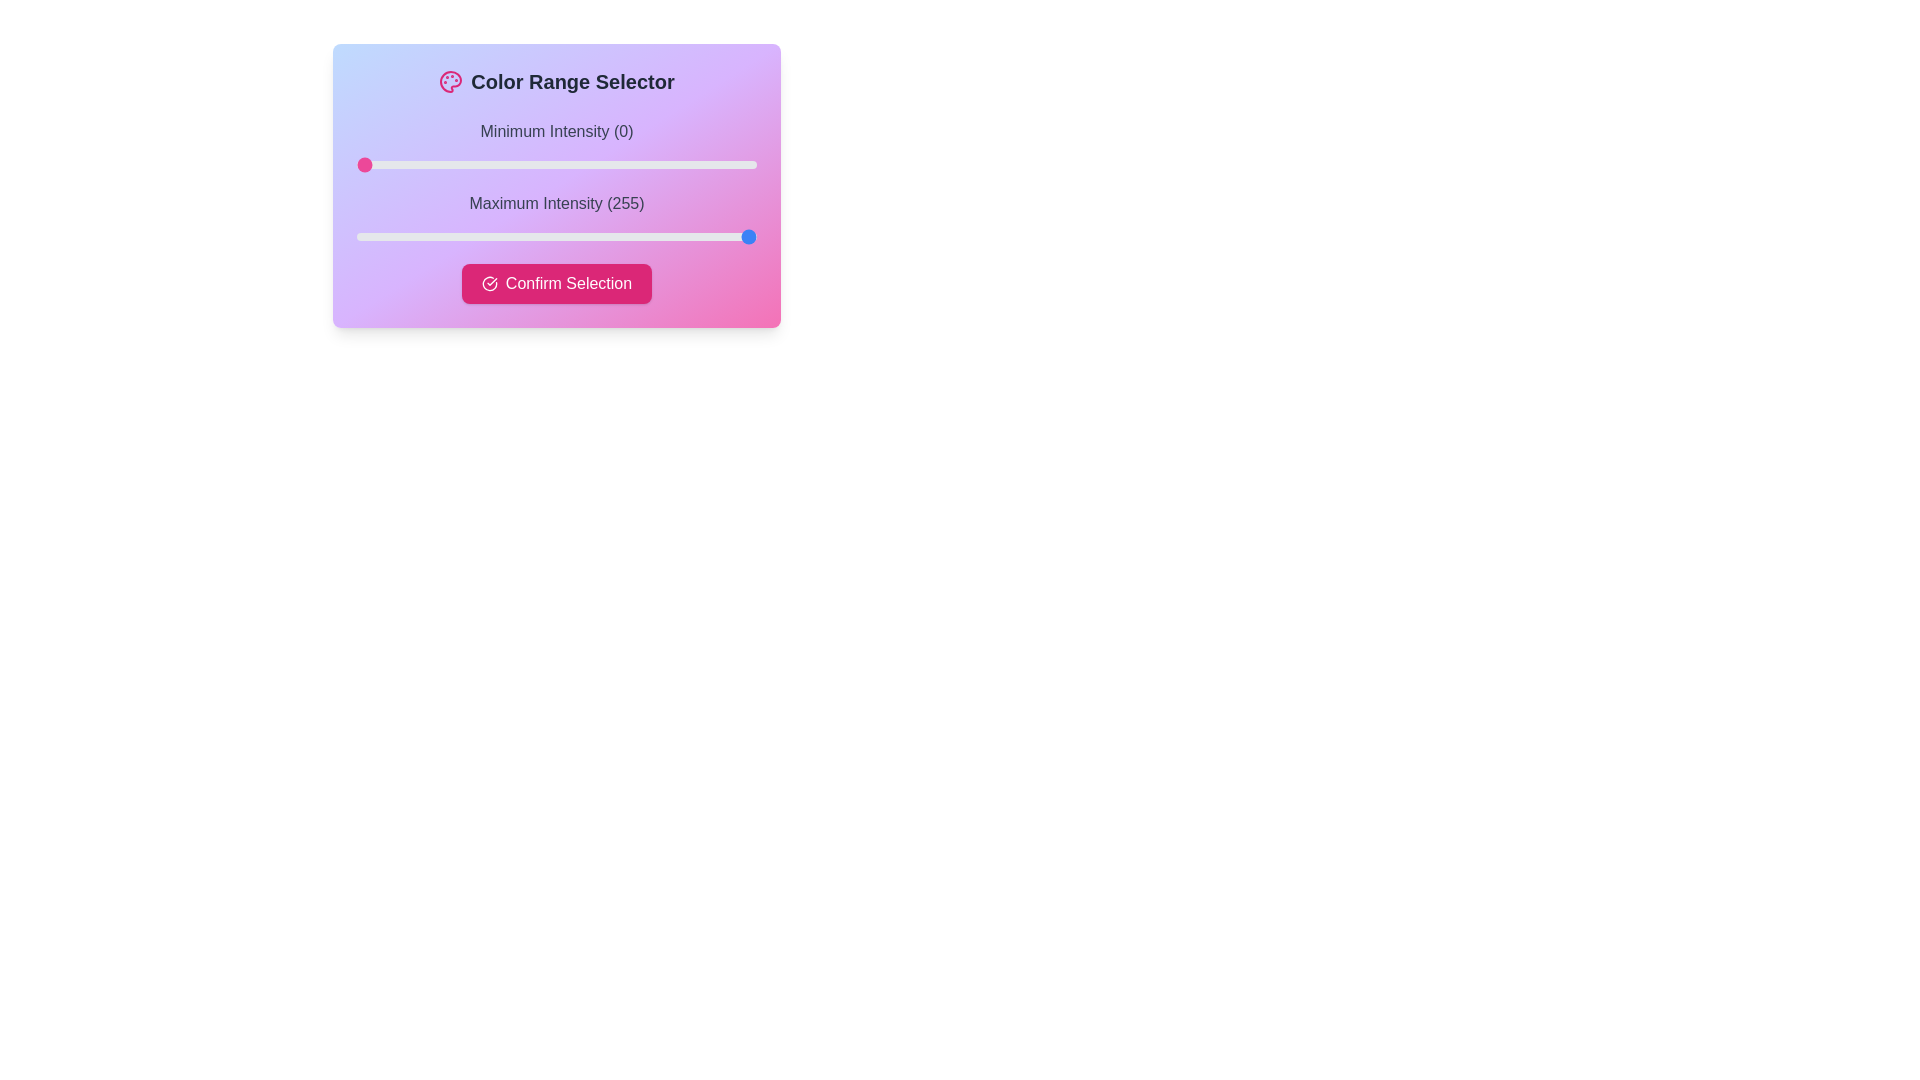  What do you see at coordinates (453, 164) in the screenshot?
I see `the minimum intensity slider to 62 value` at bounding box center [453, 164].